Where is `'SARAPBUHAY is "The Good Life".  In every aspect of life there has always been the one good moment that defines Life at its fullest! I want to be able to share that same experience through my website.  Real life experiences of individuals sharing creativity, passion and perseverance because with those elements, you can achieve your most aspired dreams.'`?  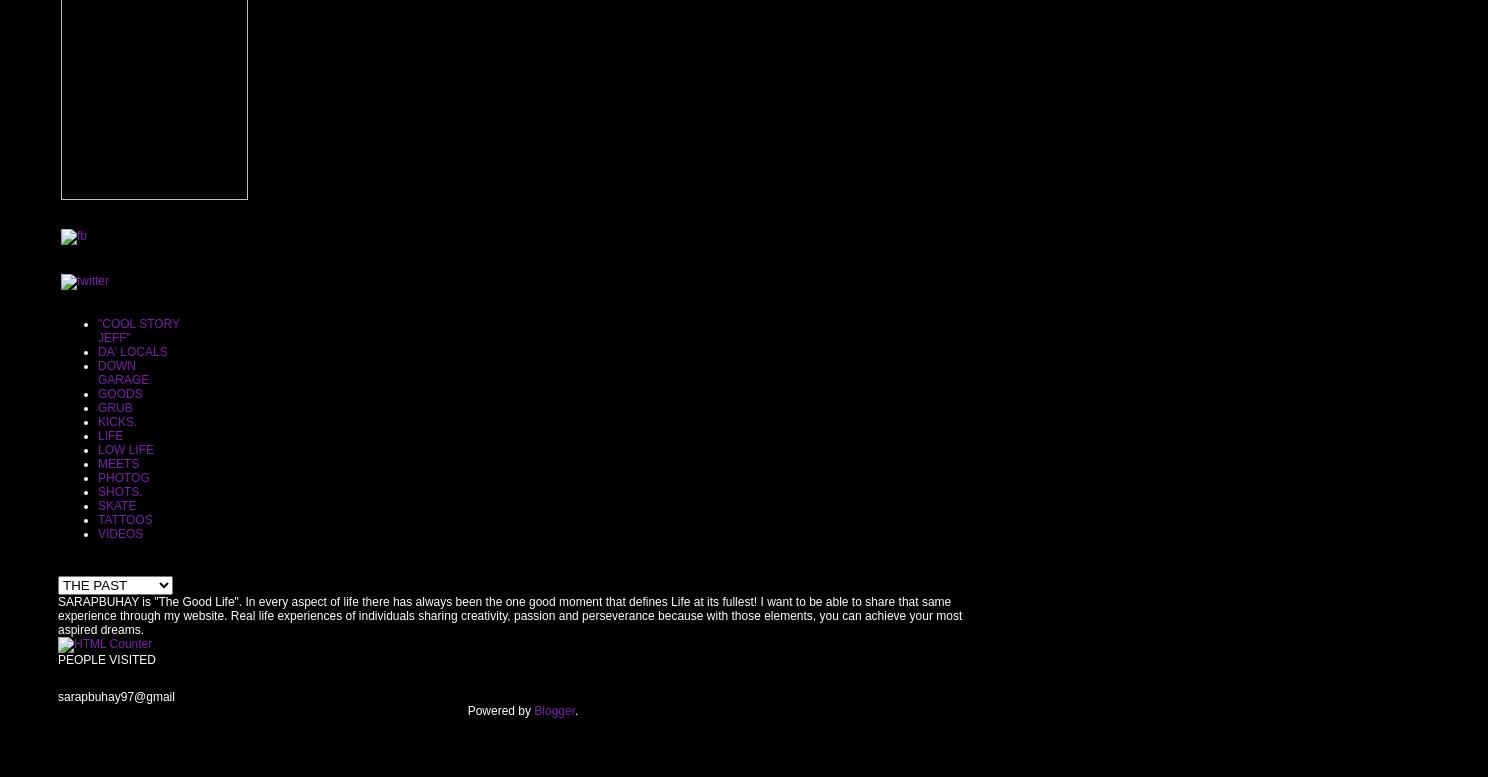 'SARAPBUHAY is "The Good Life".  In every aspect of life there has always been the one good moment that defines Life at its fullest! I want to be able to share that same experience through my website.  Real life experiences of individuals sharing creativity, passion and perseverance because with those elements, you can achieve your most aspired dreams.' is located at coordinates (508, 613).